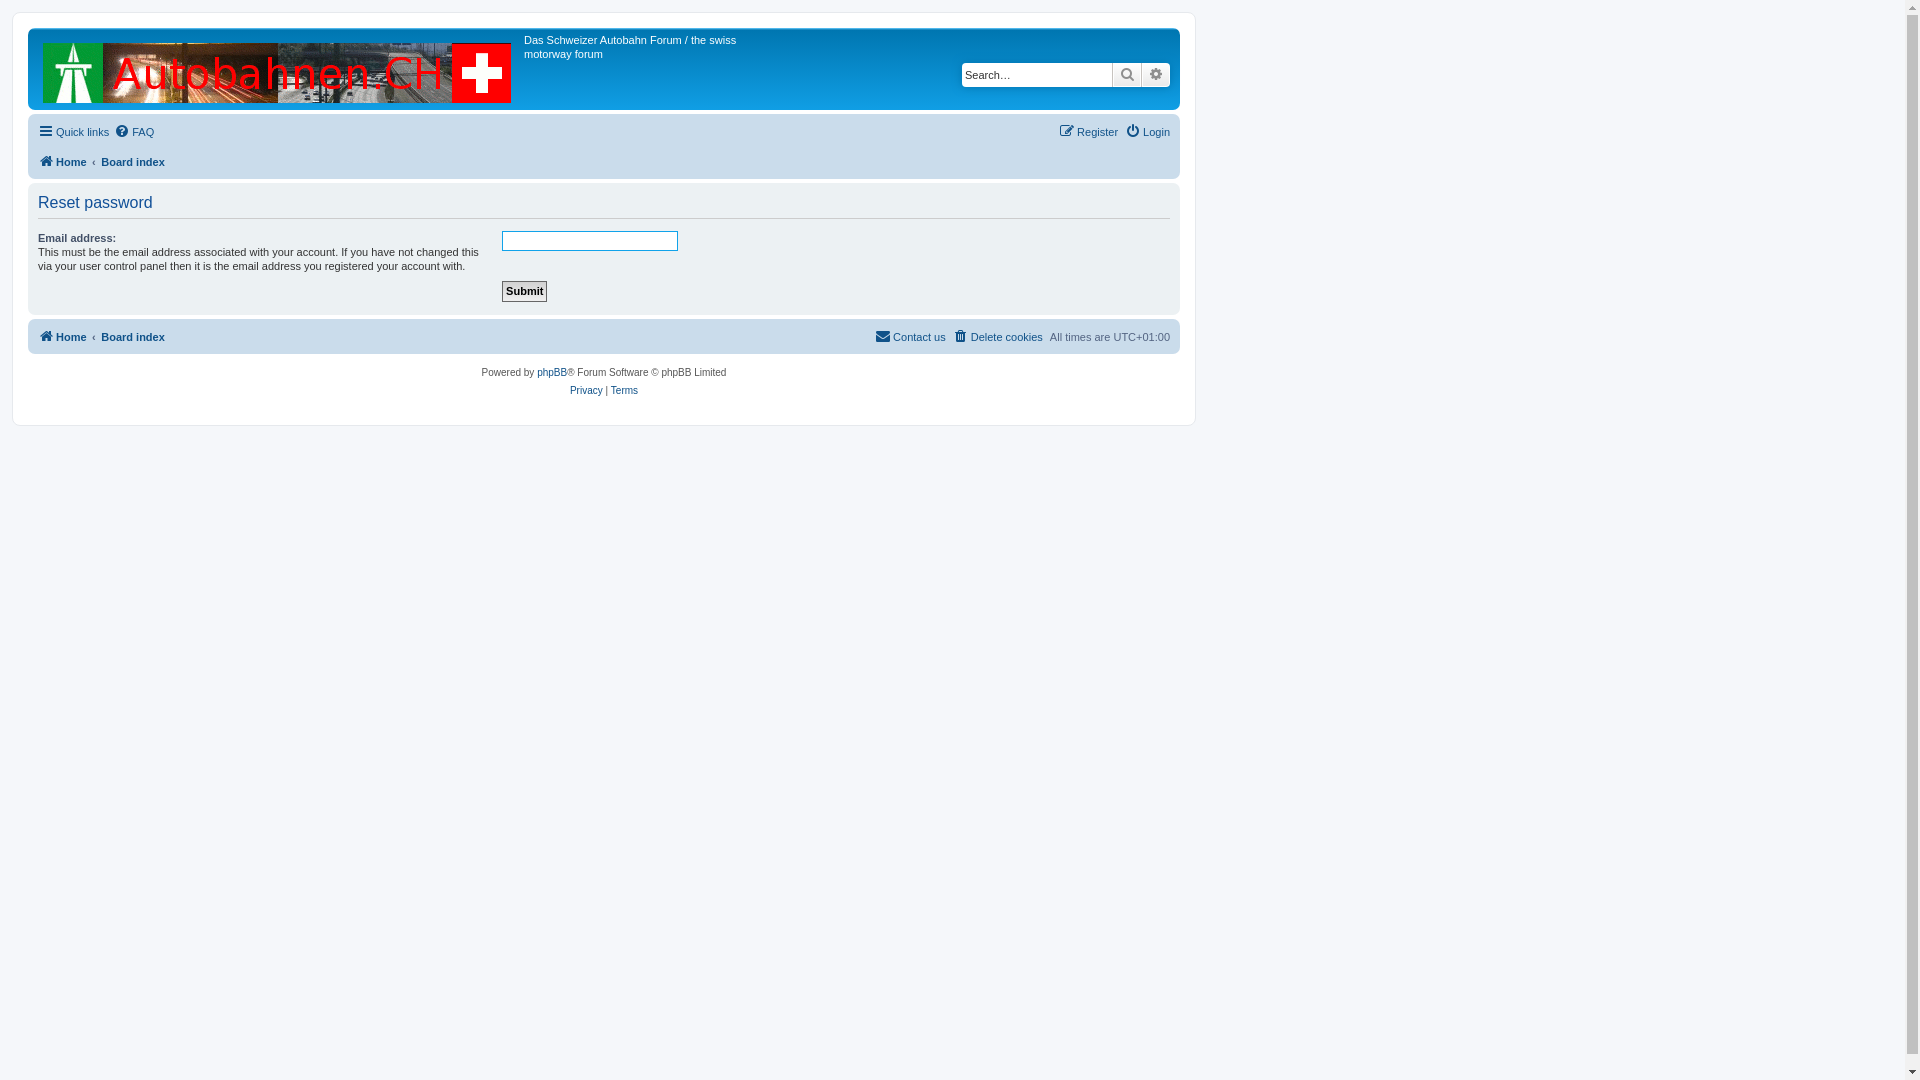 This screenshot has width=1920, height=1080. I want to click on 'Home', so click(62, 161).